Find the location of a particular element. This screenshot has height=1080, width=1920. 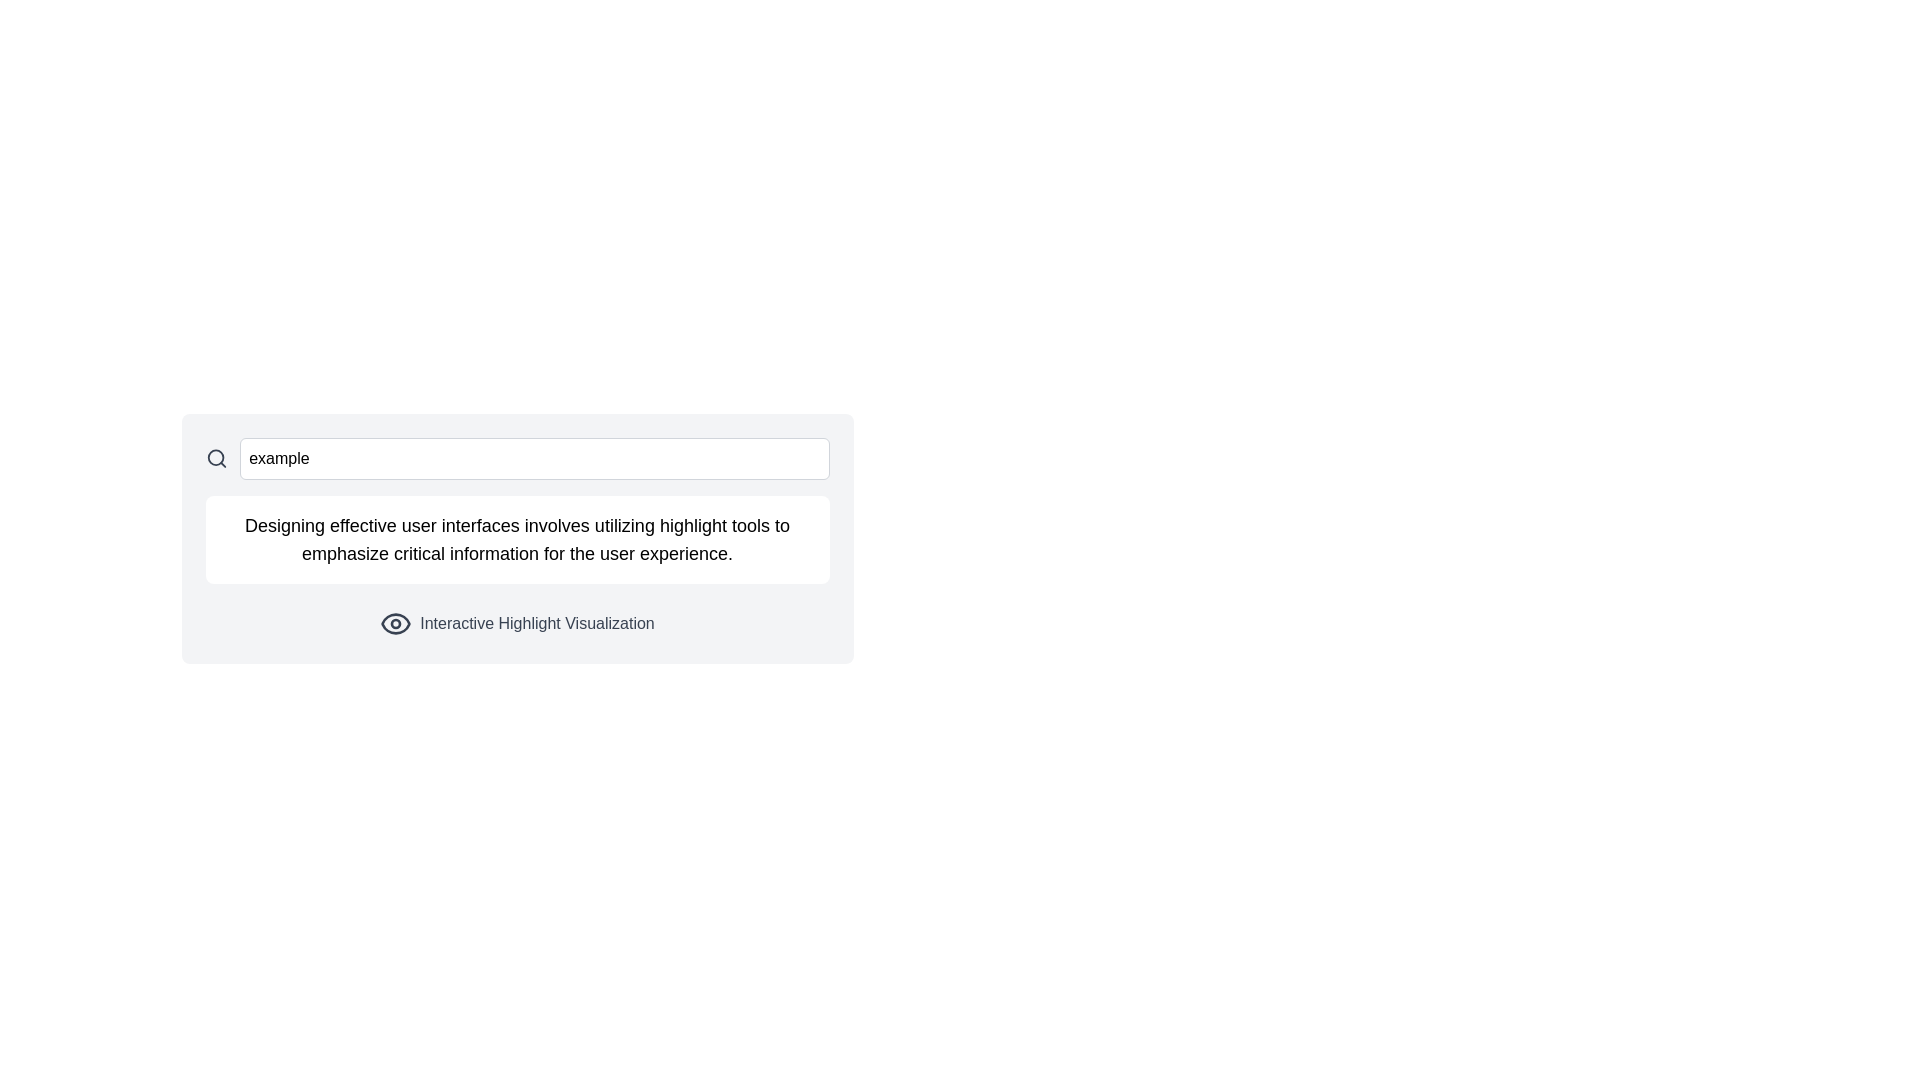

the eye icon, which is styled with thick, rounded strokes and positioned is located at coordinates (396, 623).